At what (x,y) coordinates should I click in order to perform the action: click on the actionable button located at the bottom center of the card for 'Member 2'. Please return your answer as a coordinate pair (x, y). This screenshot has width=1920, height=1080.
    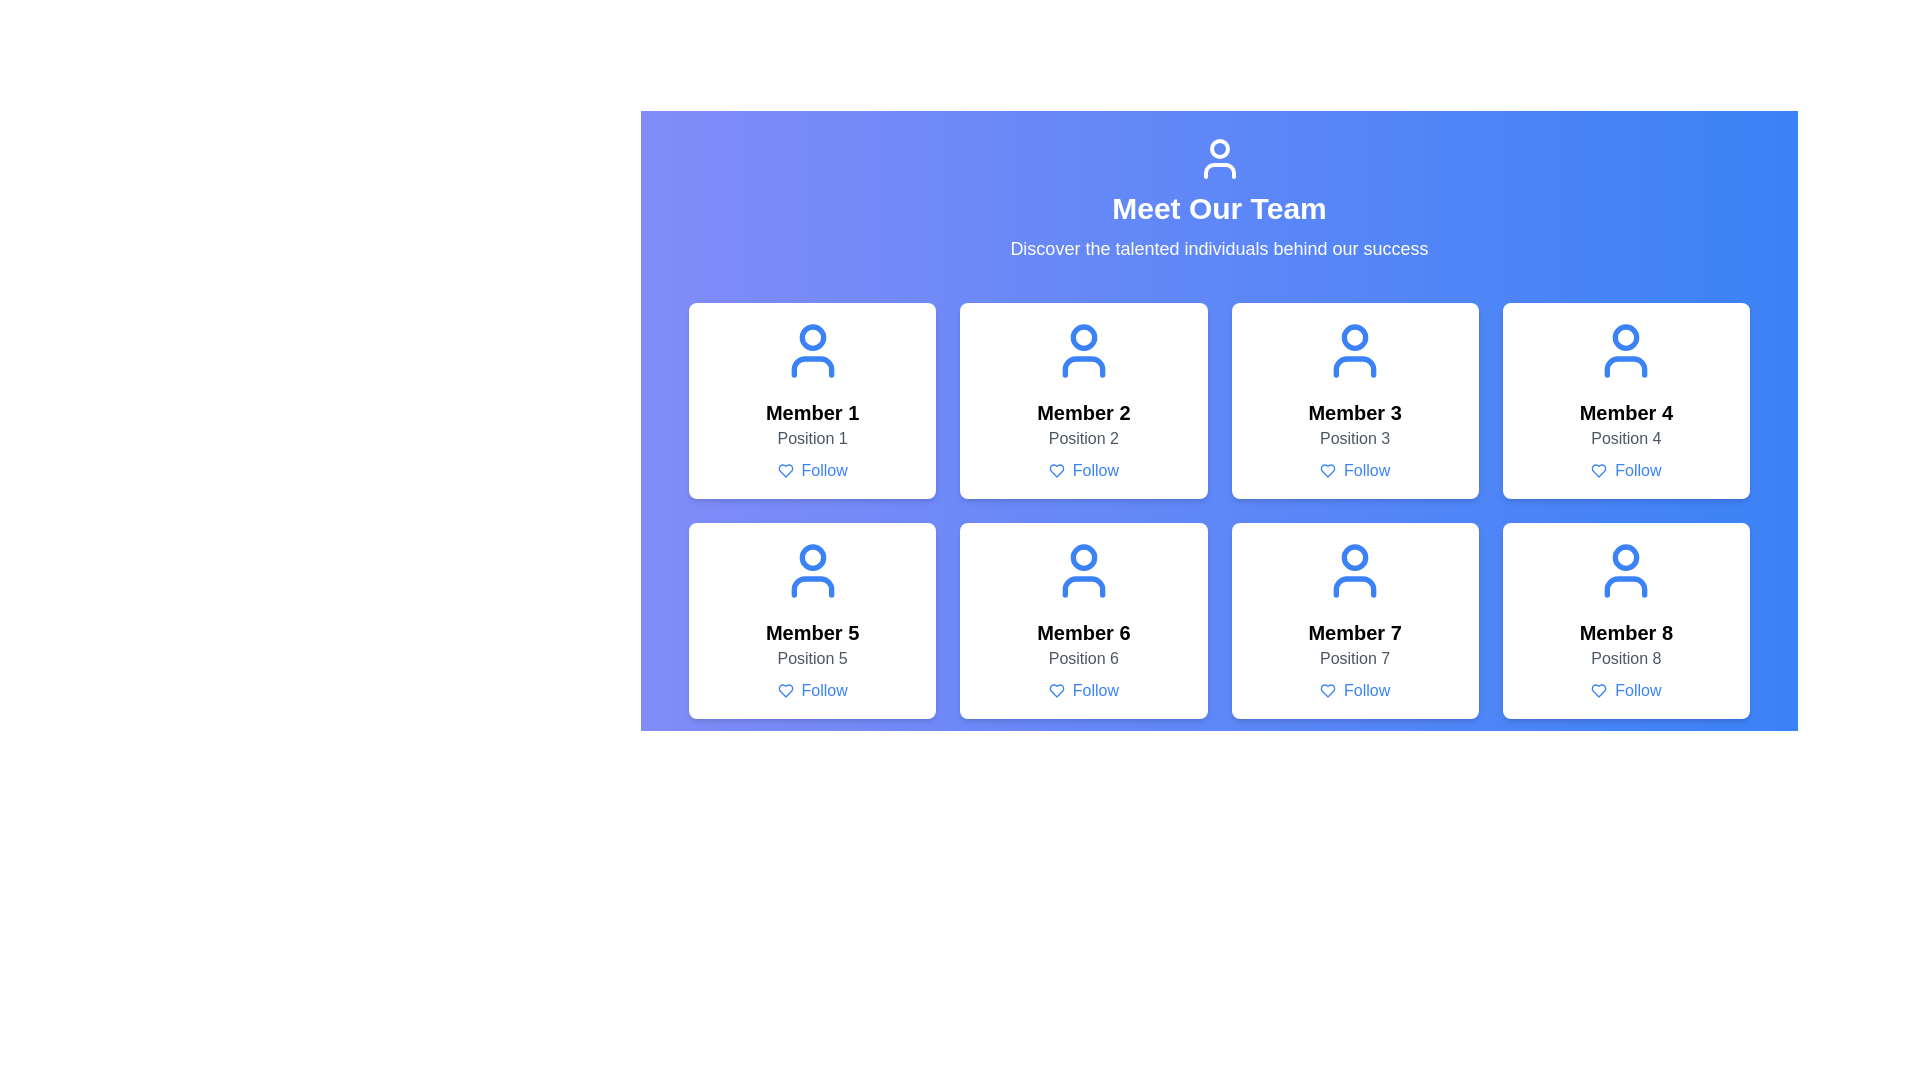
    Looking at the image, I should click on (1082, 470).